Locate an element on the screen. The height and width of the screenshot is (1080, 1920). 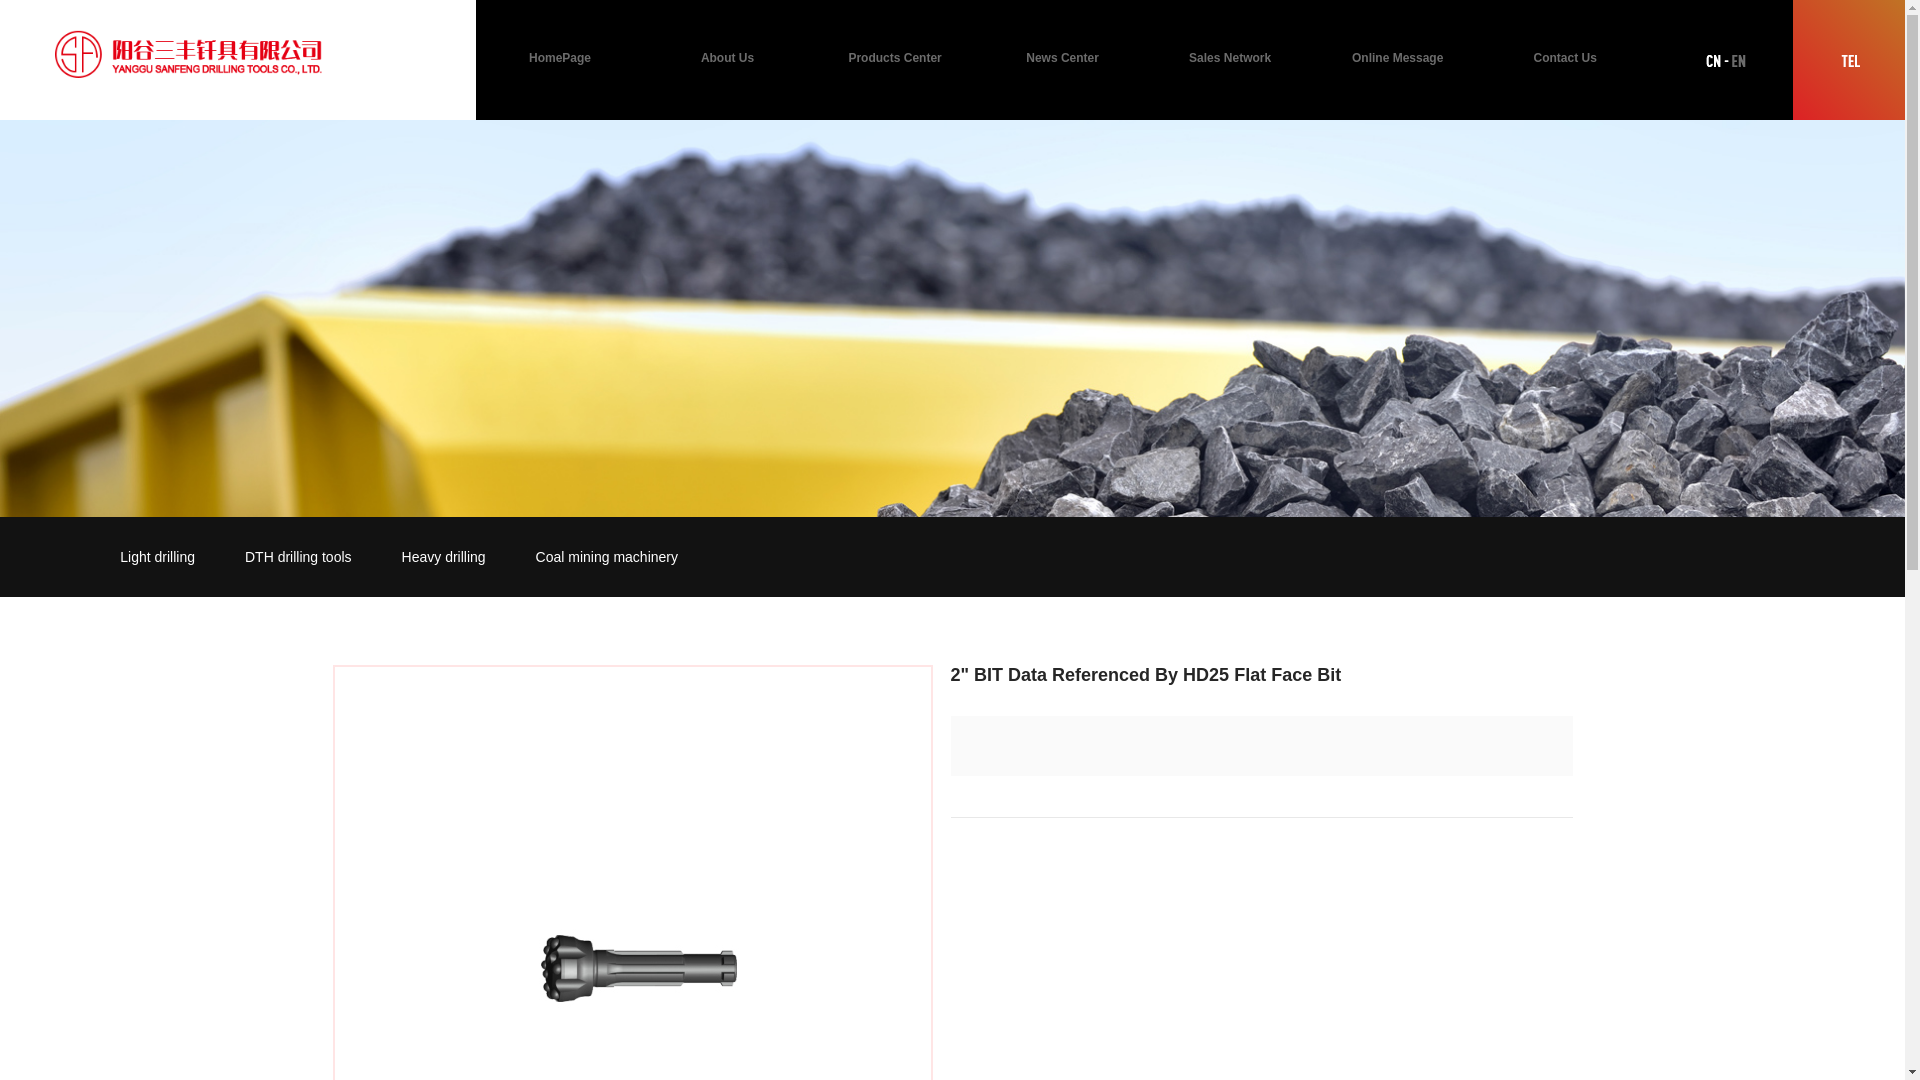
'HomePage' is located at coordinates (560, 57).